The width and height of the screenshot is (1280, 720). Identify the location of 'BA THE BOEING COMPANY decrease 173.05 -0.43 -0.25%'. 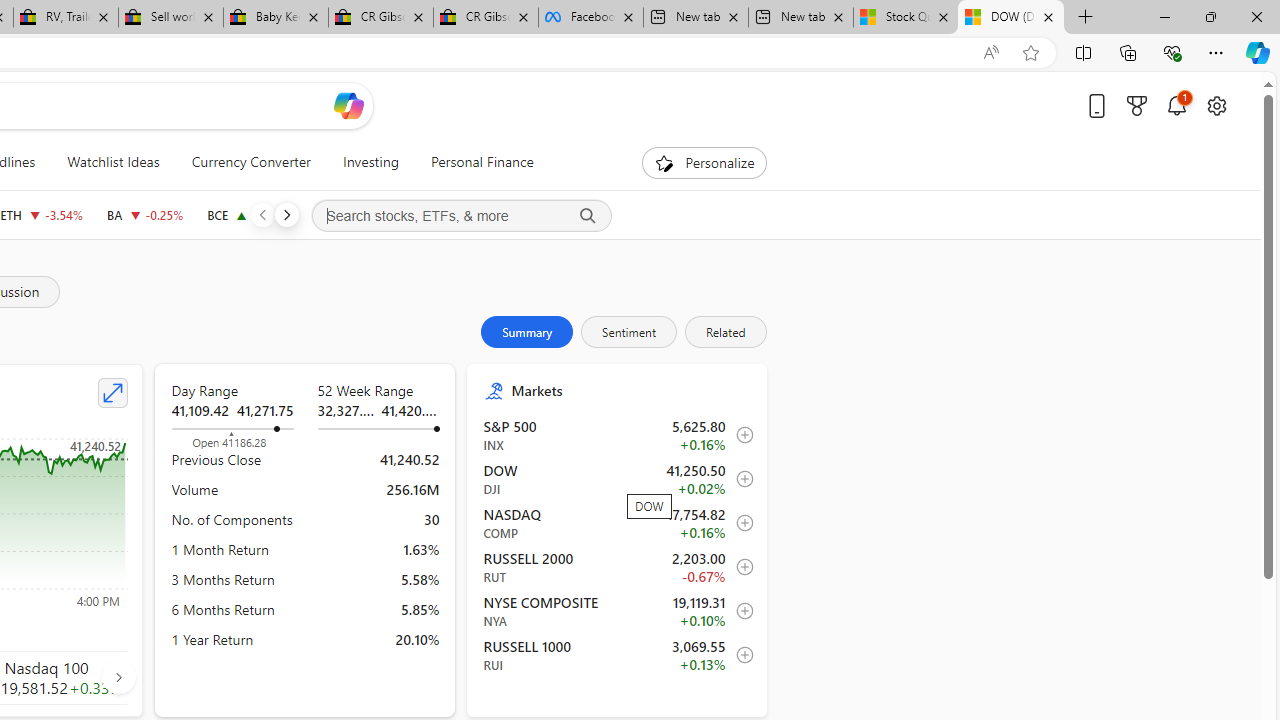
(144, 214).